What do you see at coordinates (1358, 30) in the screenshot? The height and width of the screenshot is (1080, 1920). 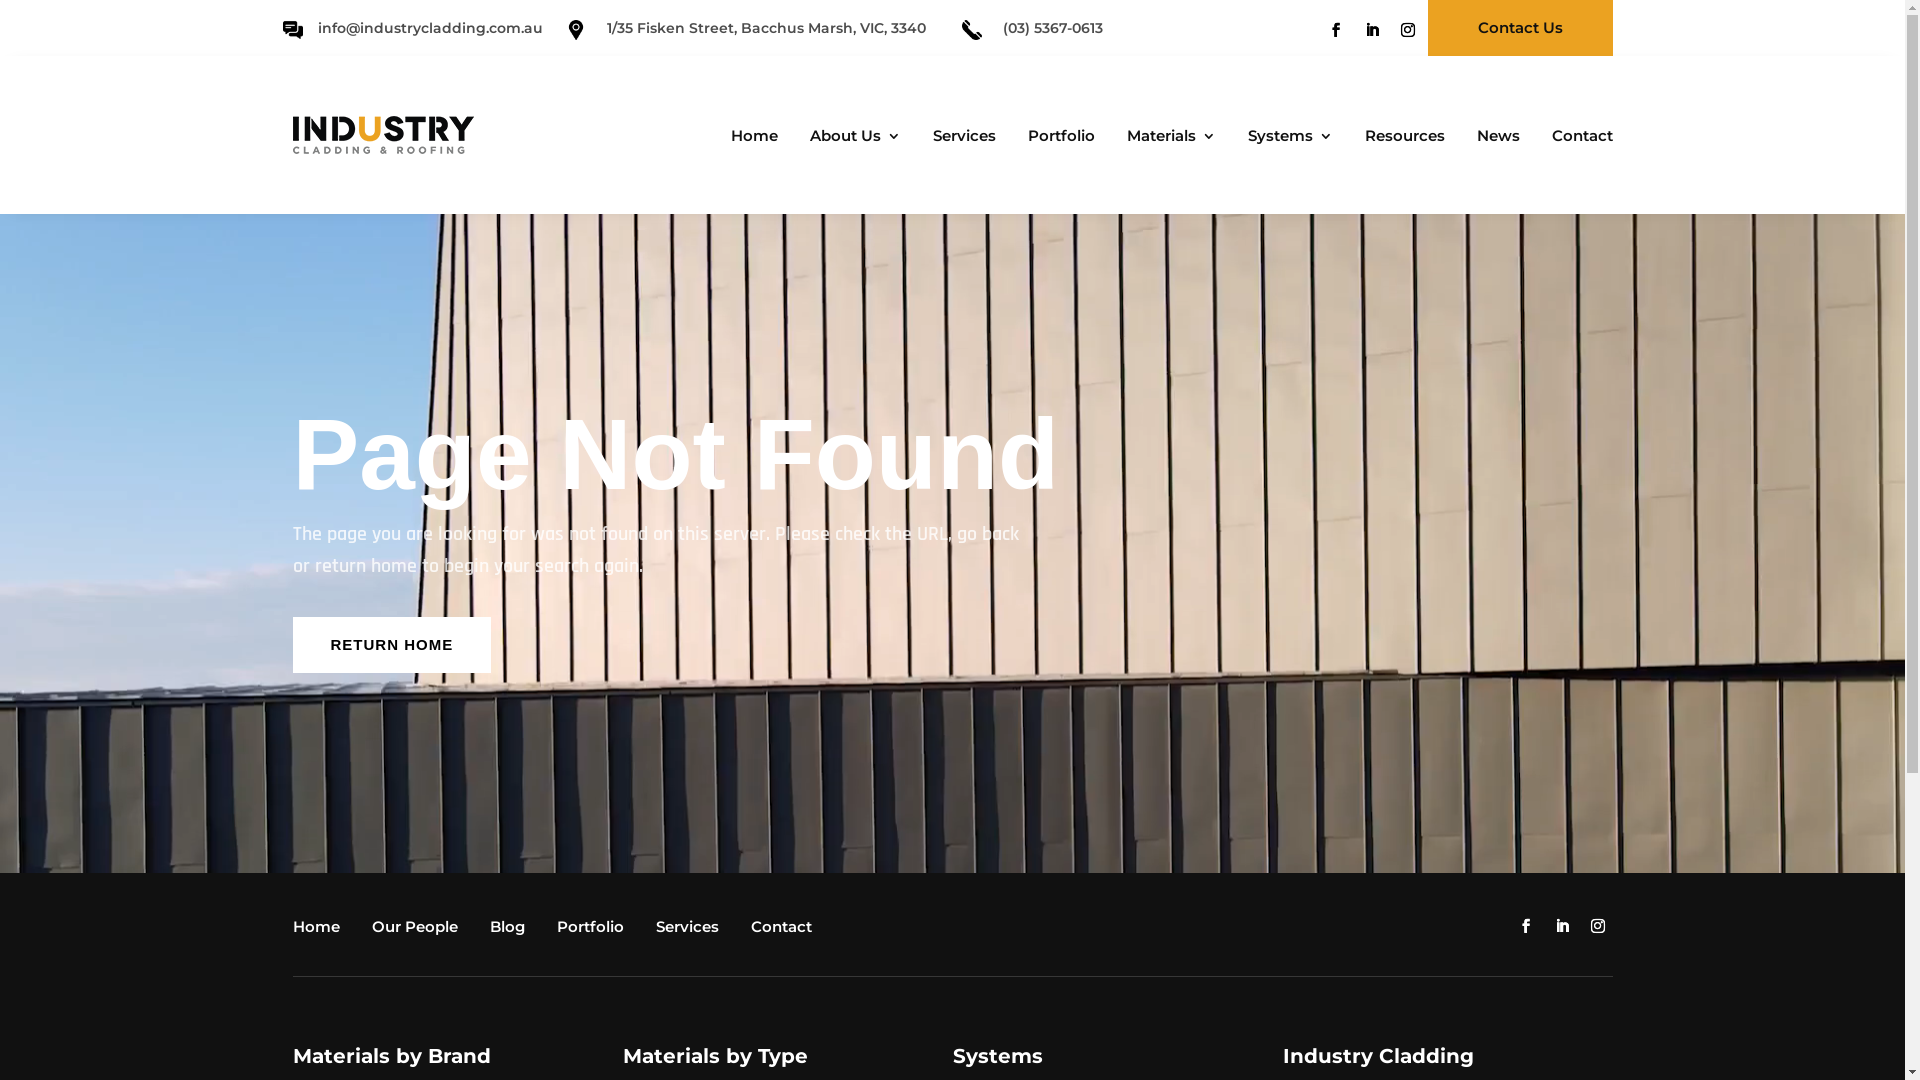 I see `'Follow on LinkedIn'` at bounding box center [1358, 30].